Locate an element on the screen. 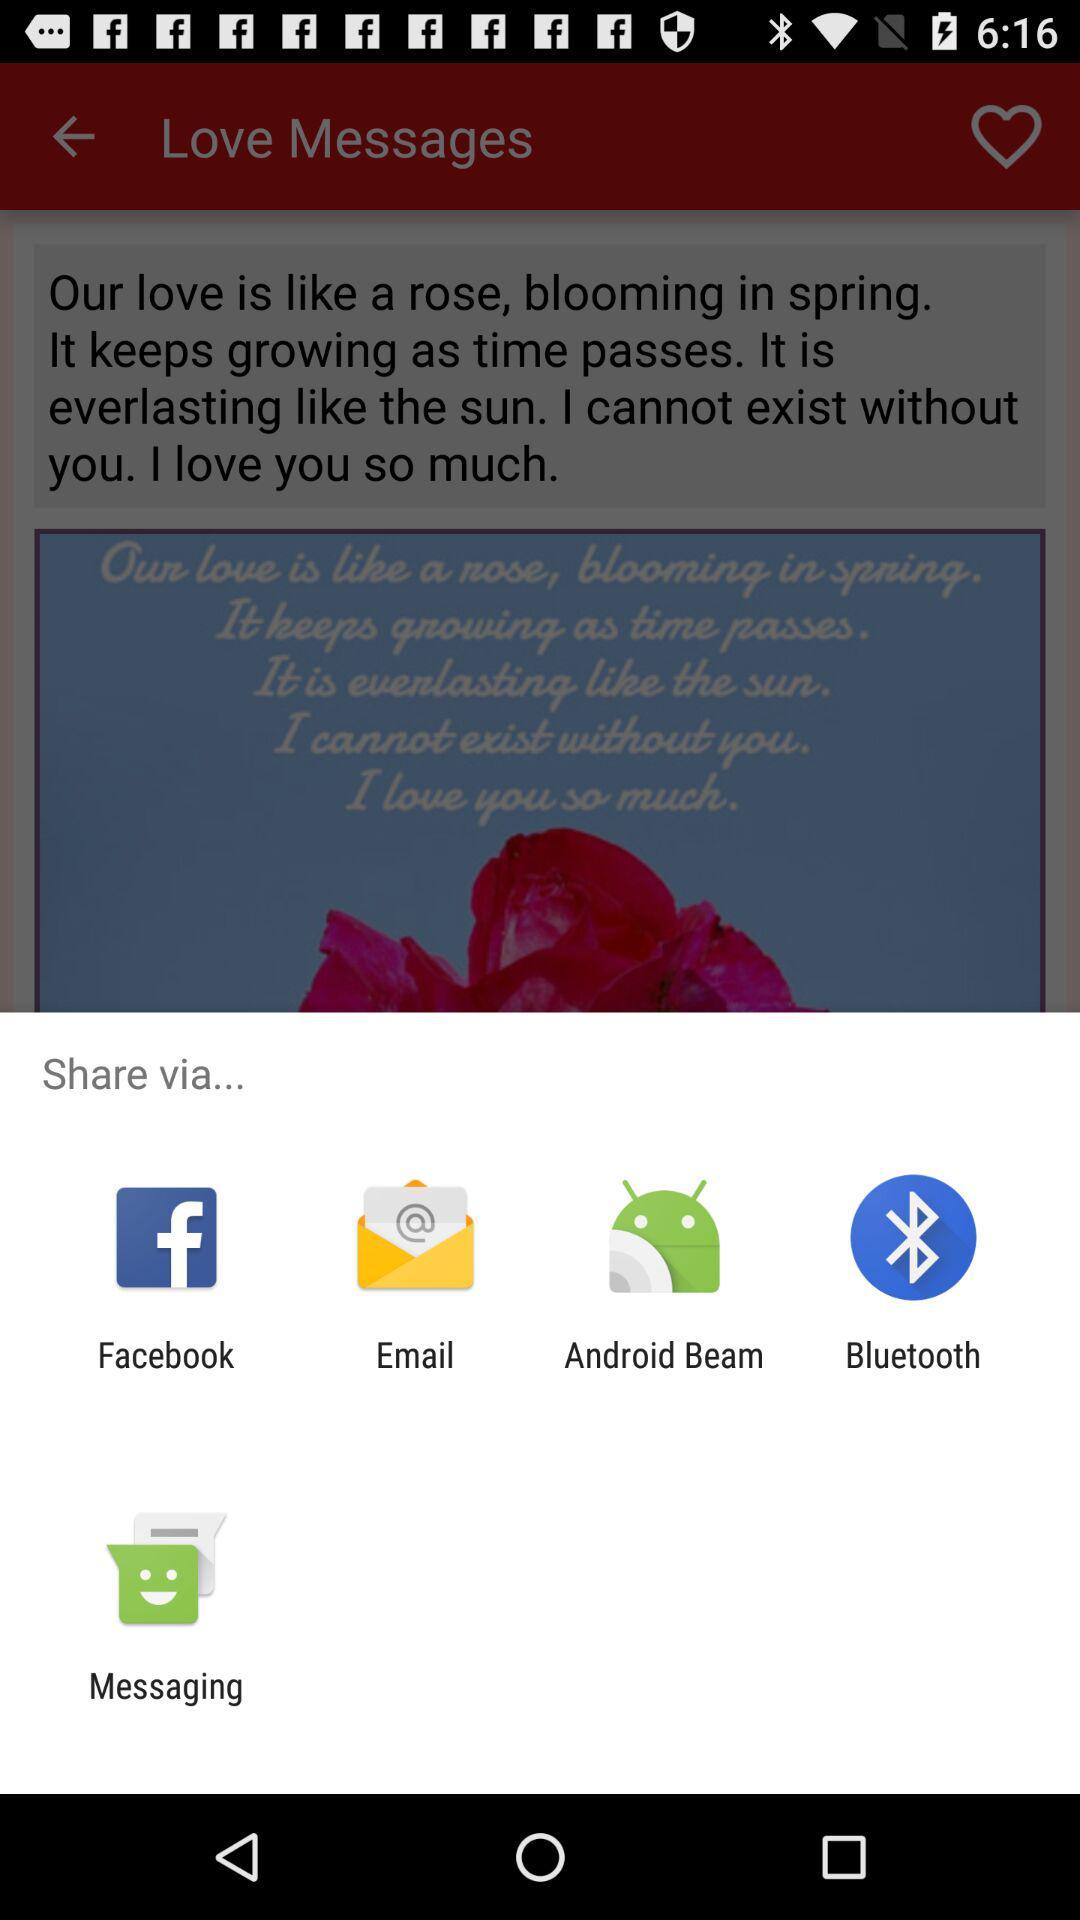 Image resolution: width=1080 pixels, height=1920 pixels. the item to the left of email icon is located at coordinates (165, 1374).